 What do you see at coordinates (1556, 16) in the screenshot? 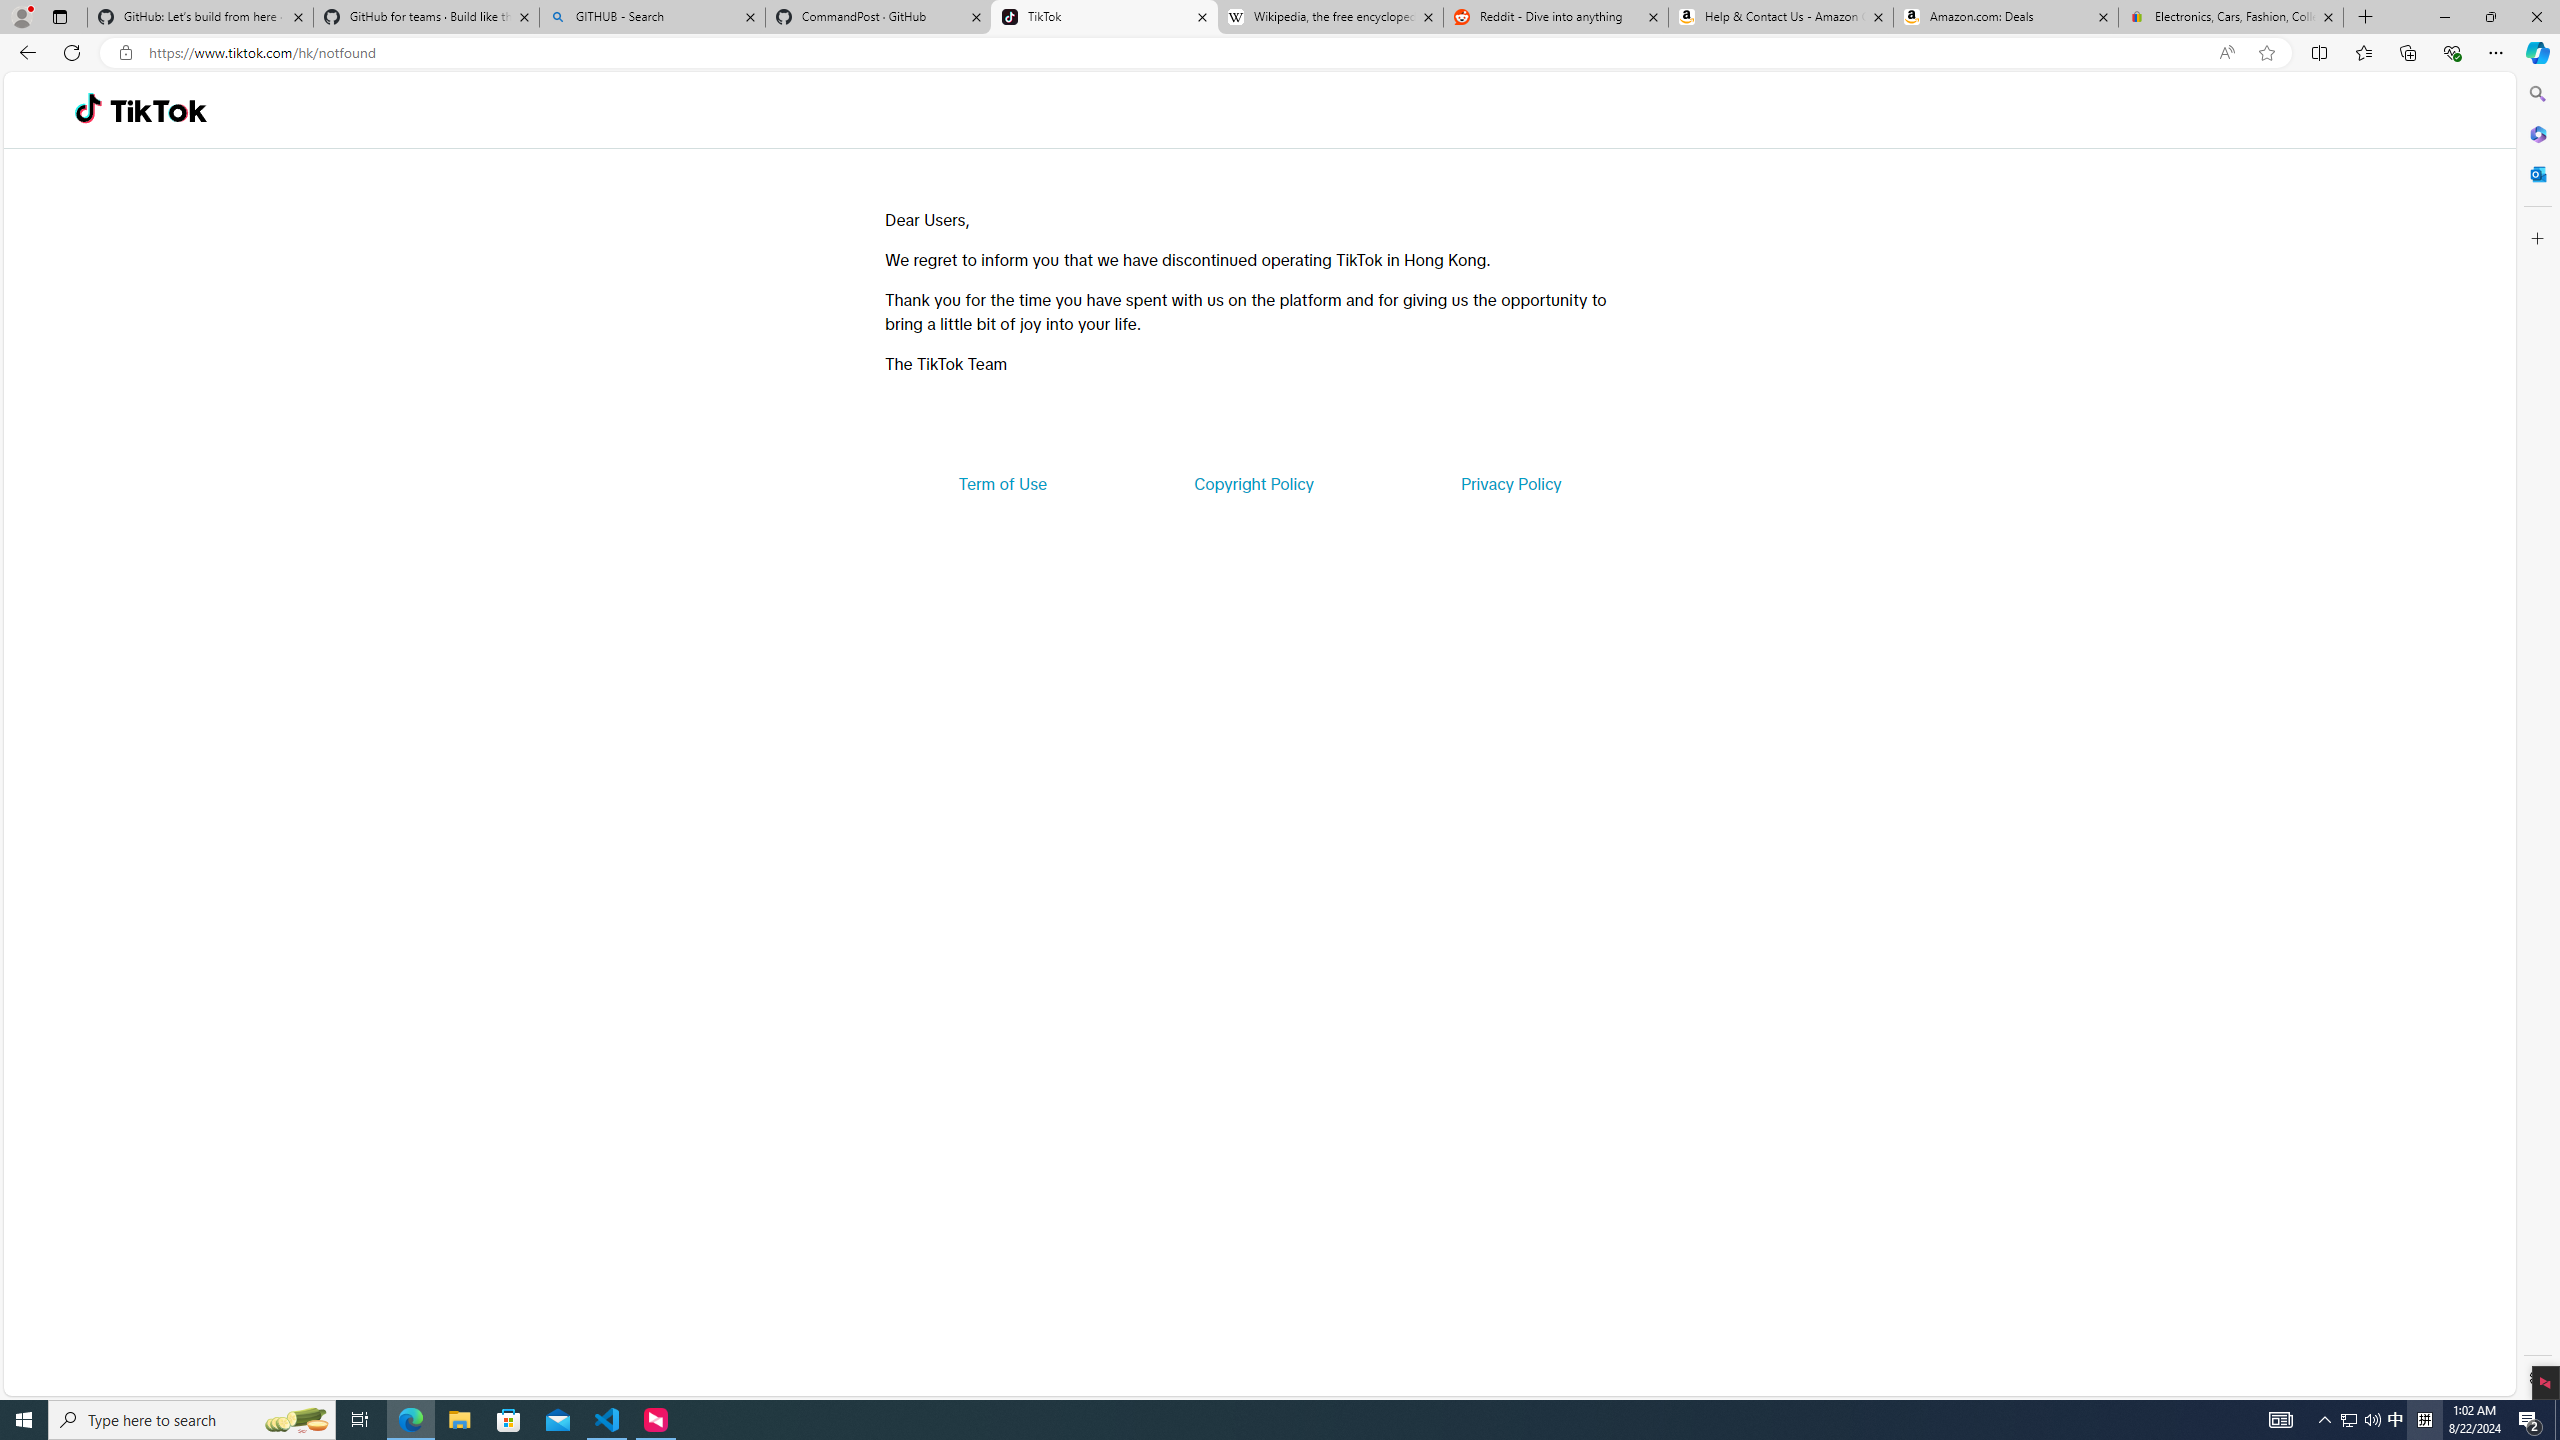
I see `'Reddit - Dive into anything'` at bounding box center [1556, 16].